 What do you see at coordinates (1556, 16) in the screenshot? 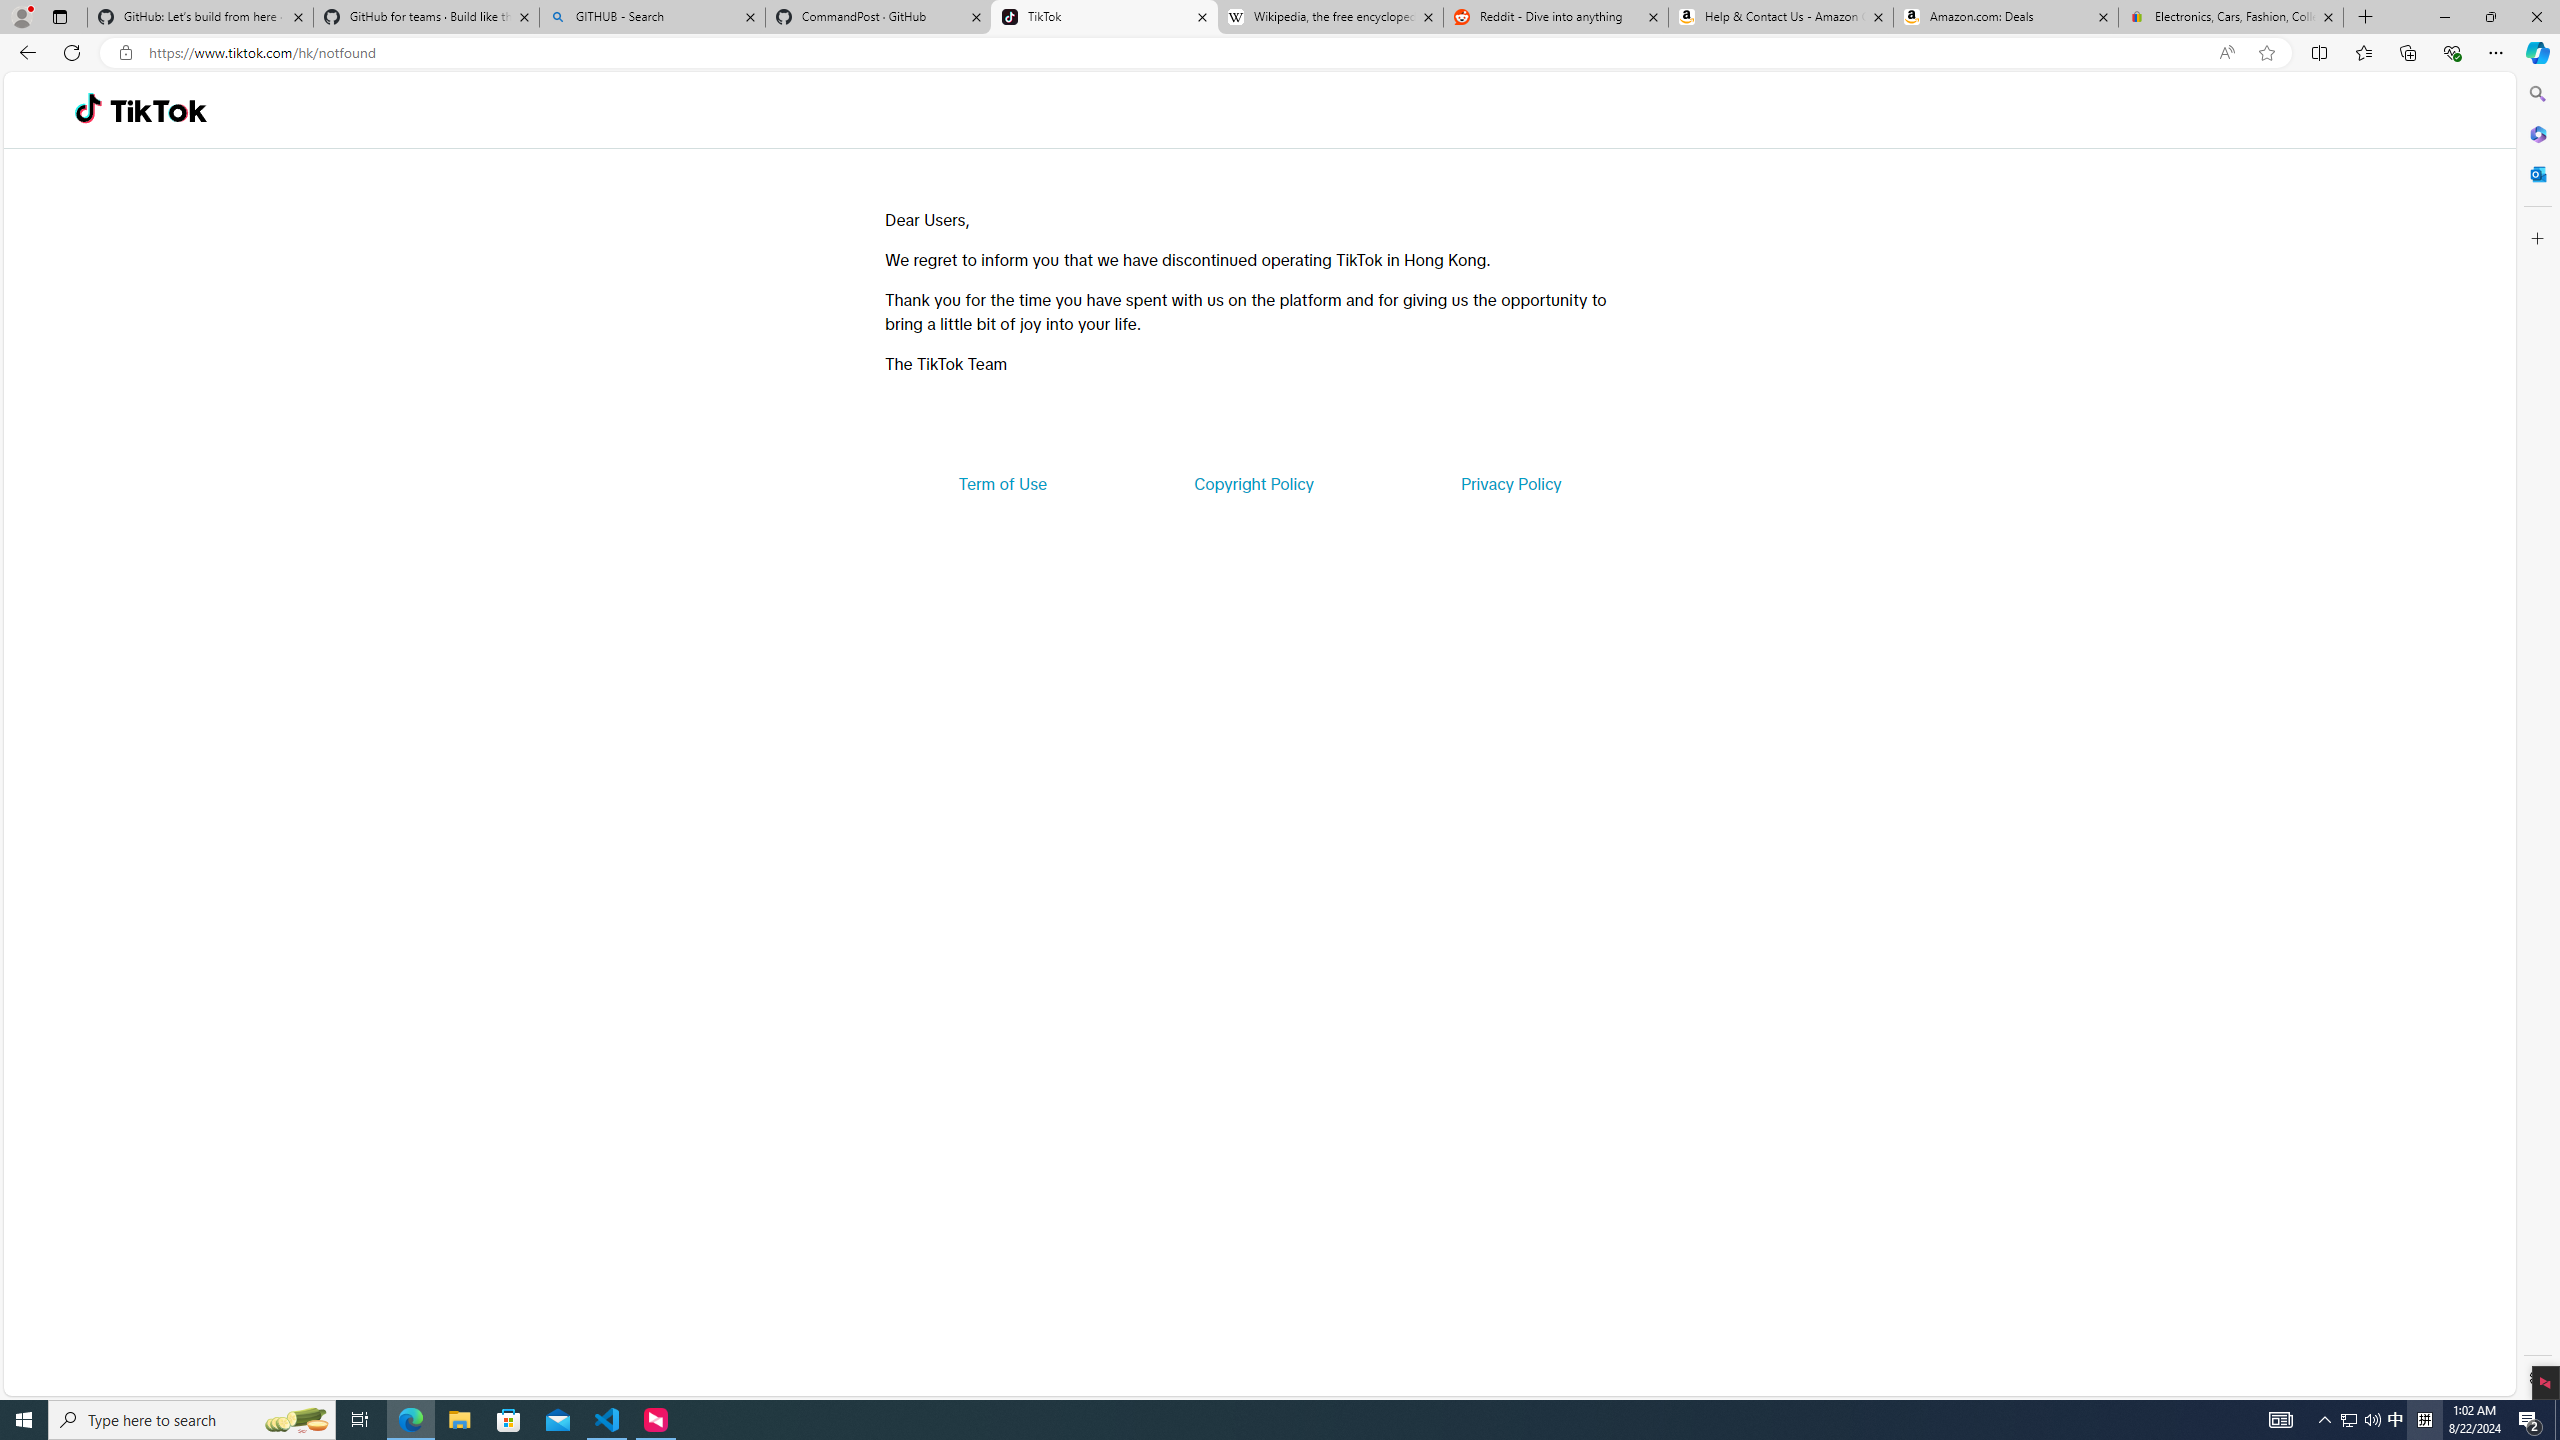
I see `'Reddit - Dive into anything'` at bounding box center [1556, 16].